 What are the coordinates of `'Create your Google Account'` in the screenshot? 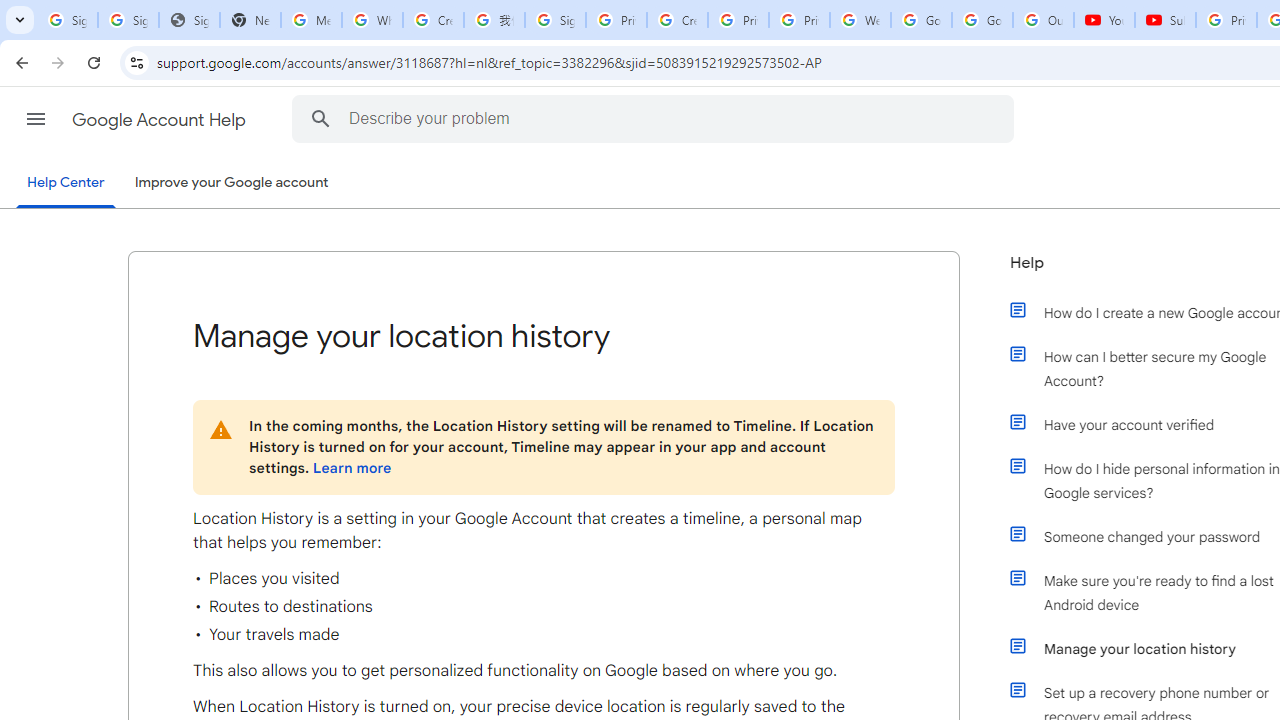 It's located at (677, 20).